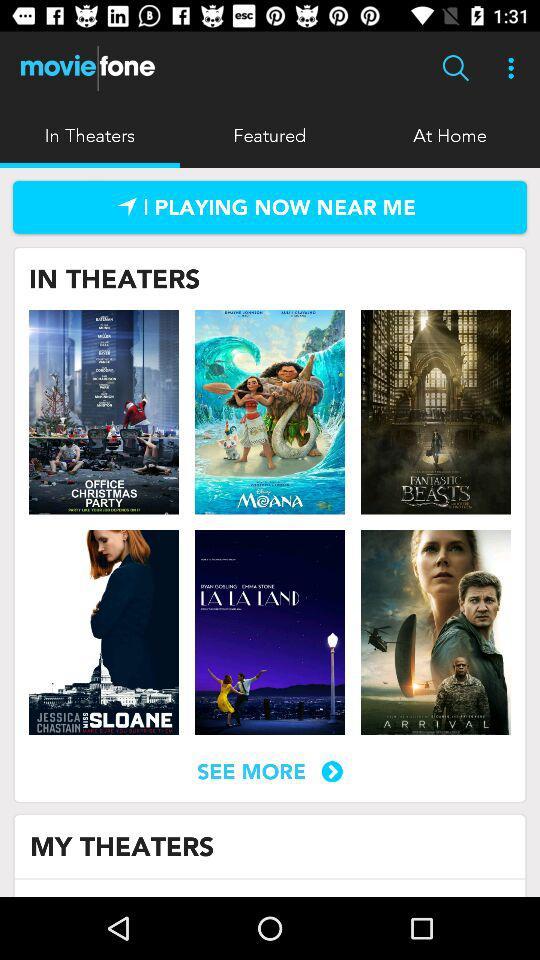 The width and height of the screenshot is (540, 960). What do you see at coordinates (104, 411) in the screenshot?
I see `movie stills` at bounding box center [104, 411].